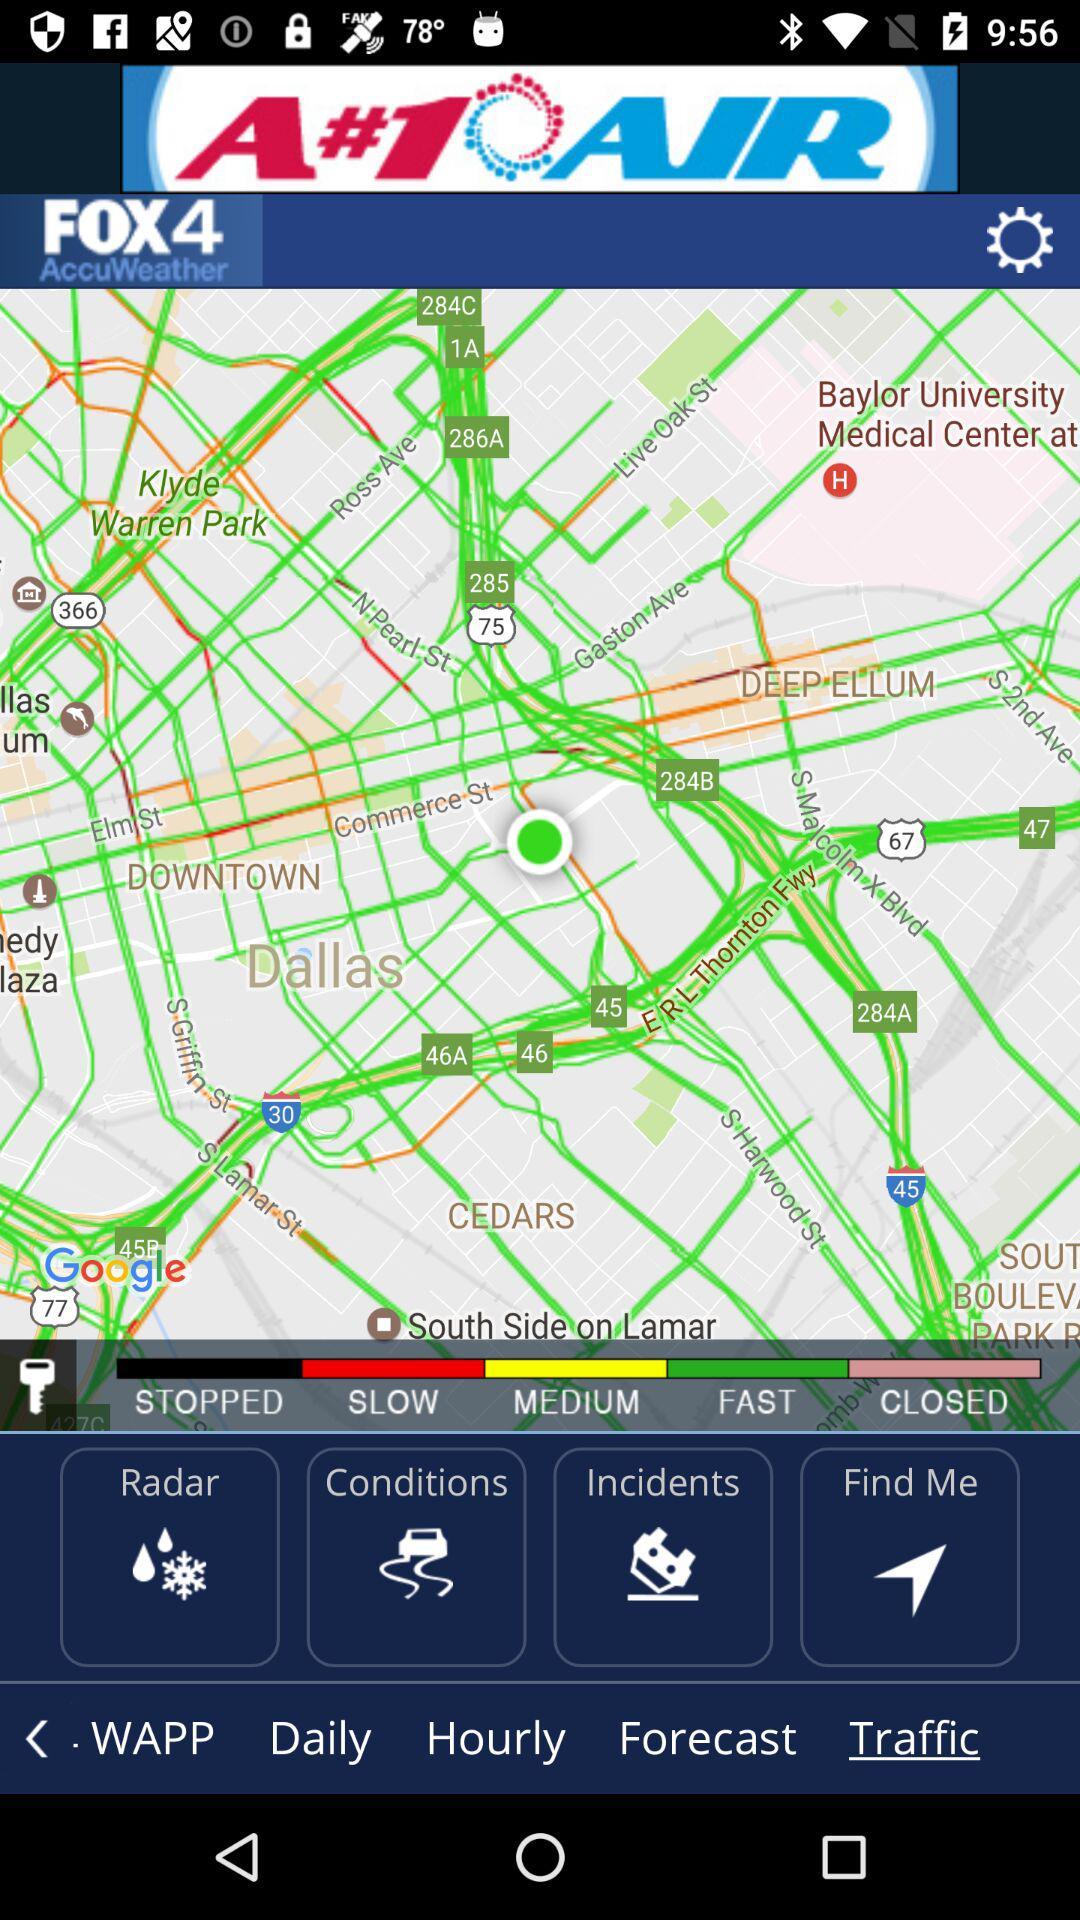 The height and width of the screenshot is (1920, 1080). What do you see at coordinates (38, 1385) in the screenshot?
I see `current location of motor vehicle` at bounding box center [38, 1385].